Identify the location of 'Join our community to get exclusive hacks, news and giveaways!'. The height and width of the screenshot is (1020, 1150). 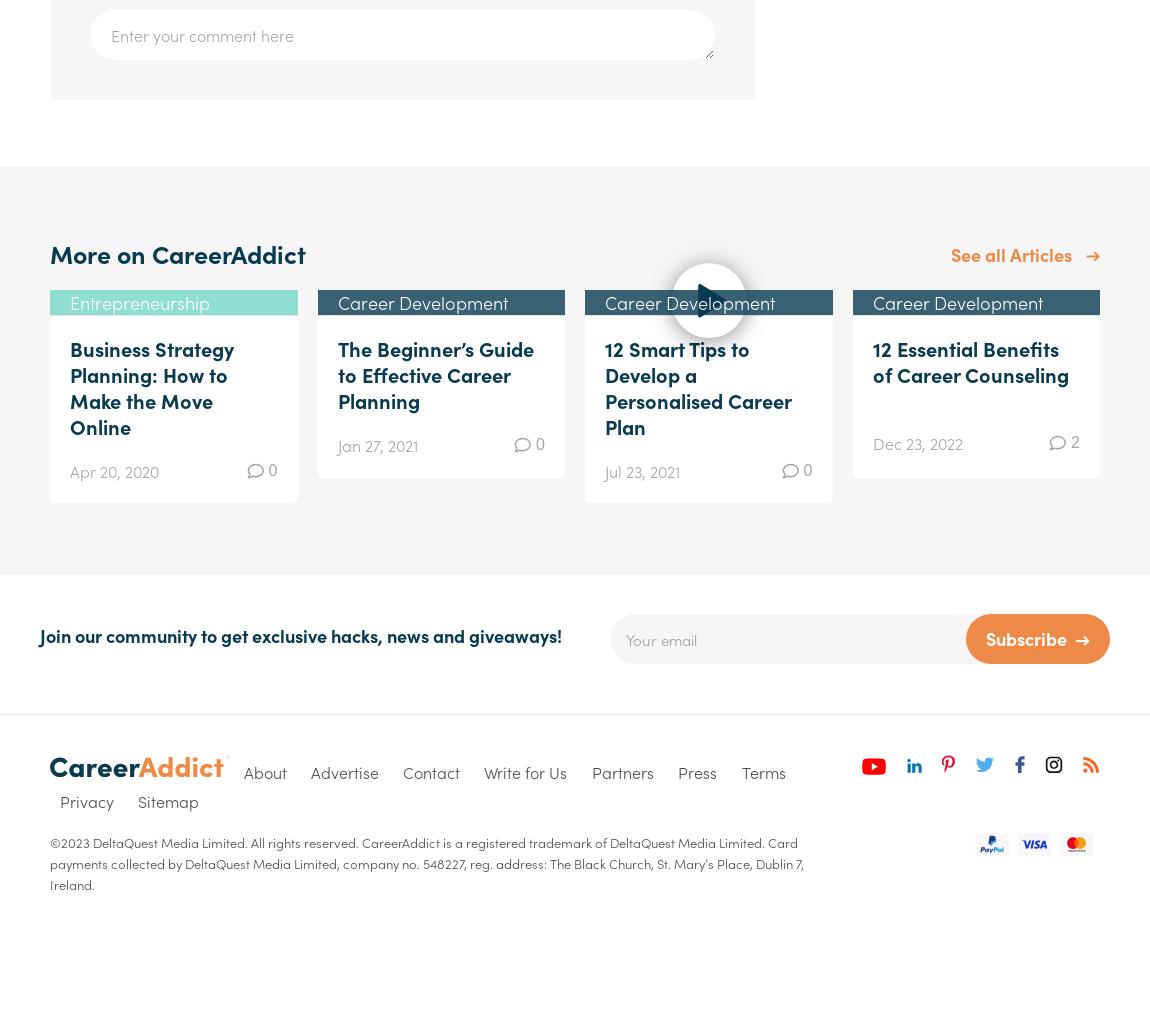
(300, 634).